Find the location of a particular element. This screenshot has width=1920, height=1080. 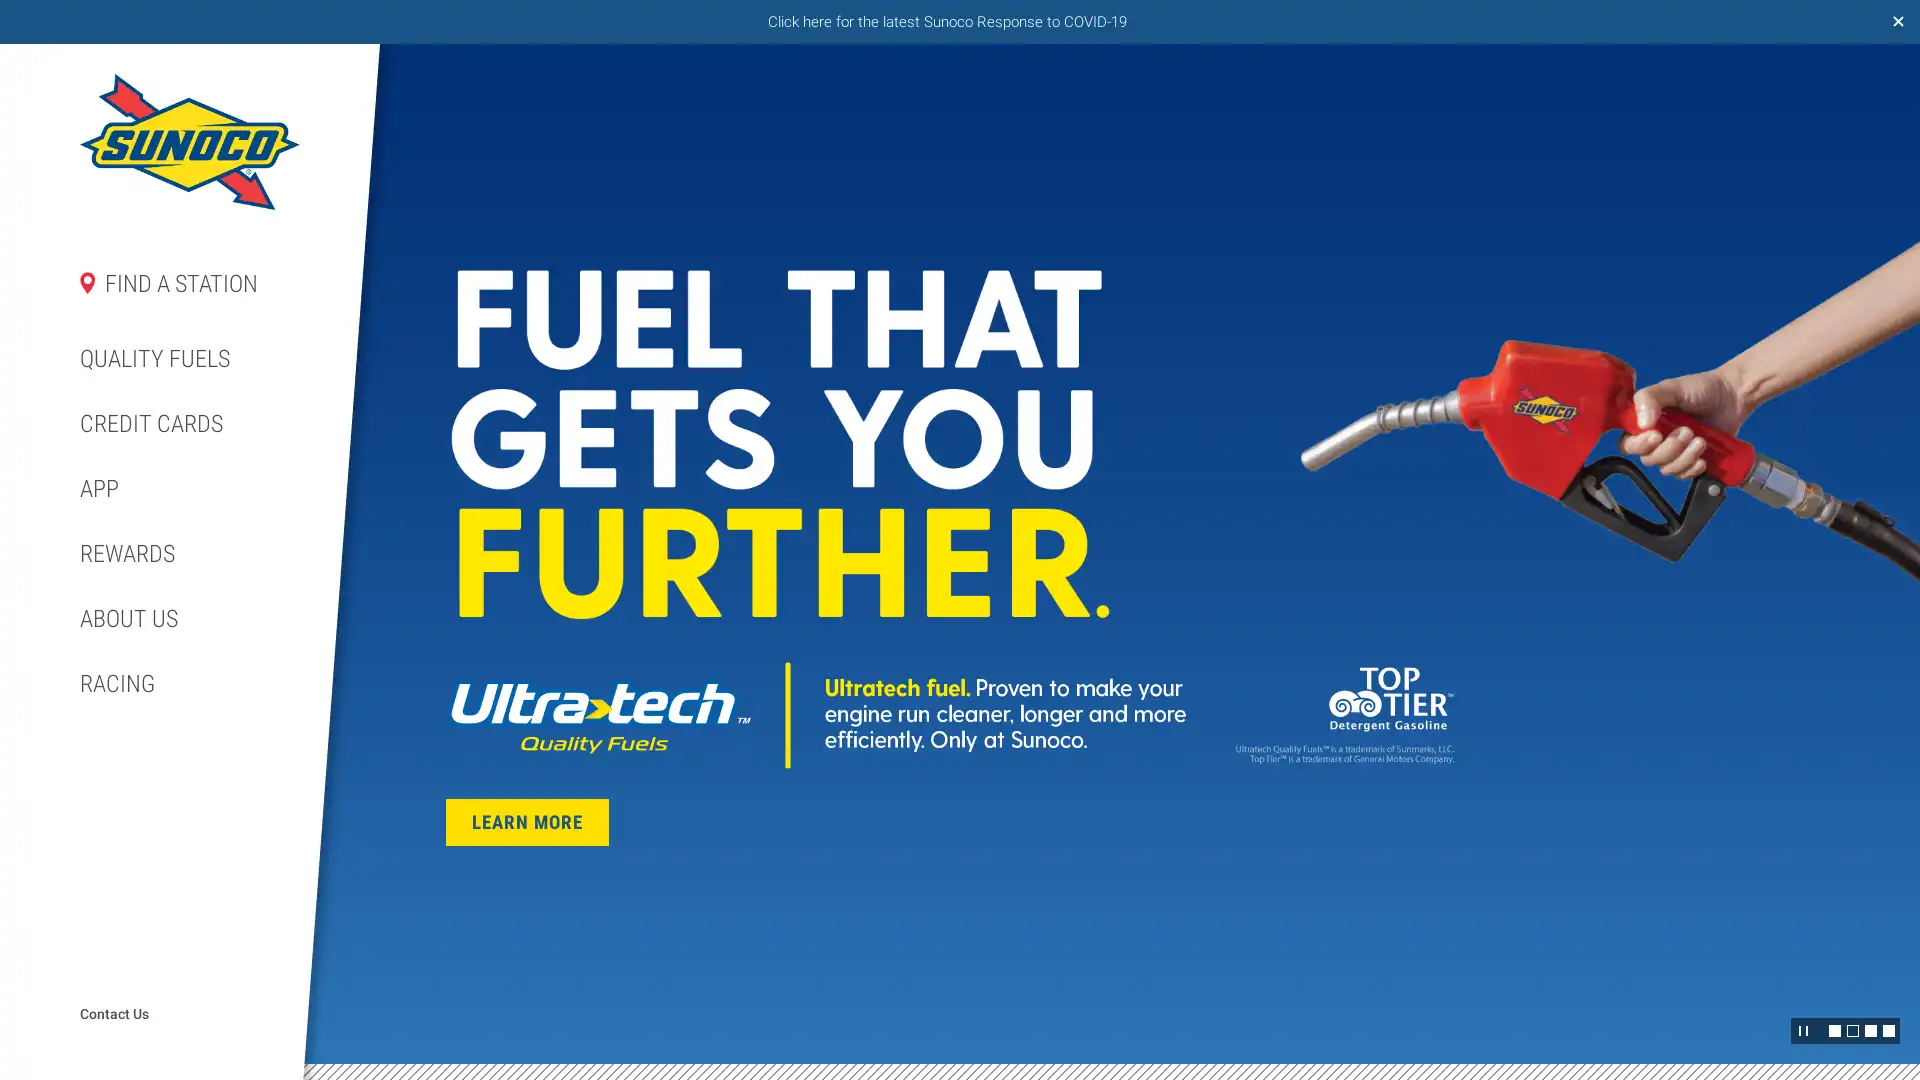

Close is located at coordinates (1897, 22).